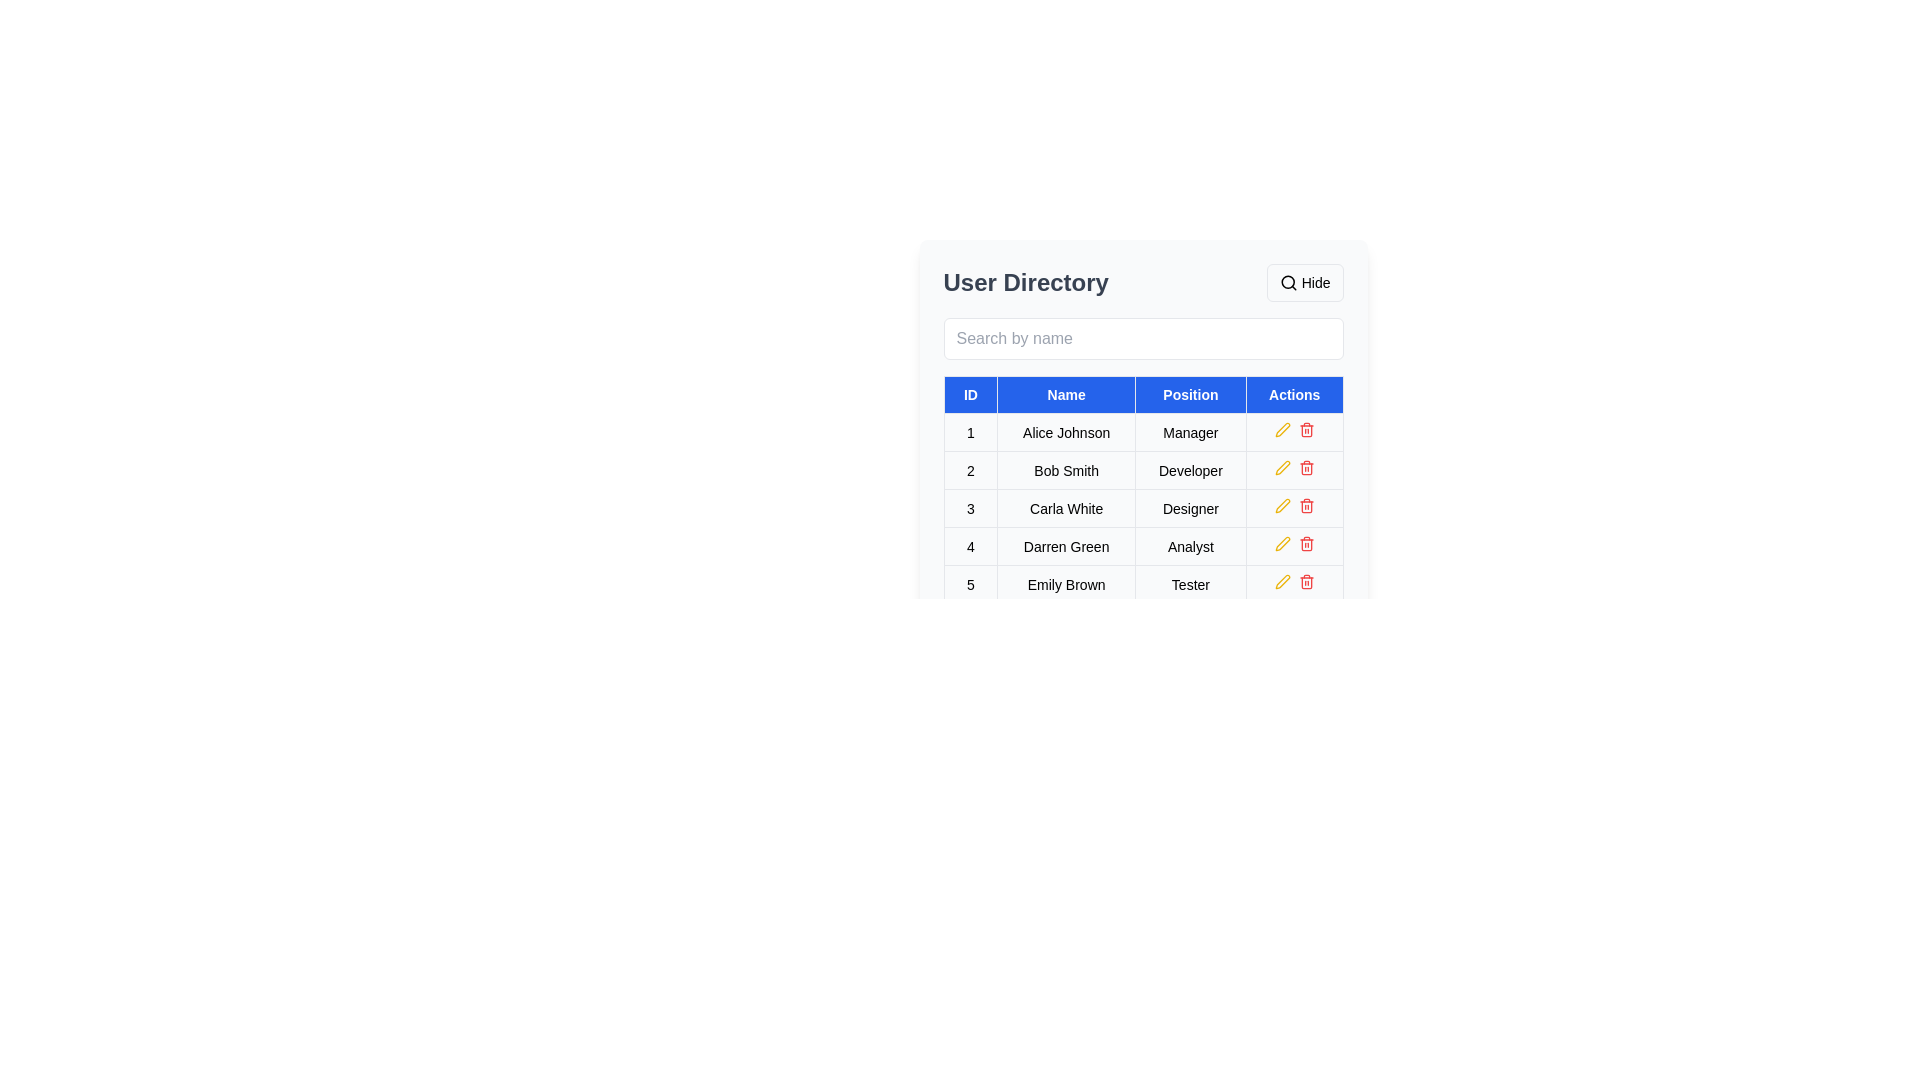 The width and height of the screenshot is (1920, 1080). Describe the element at coordinates (1065, 584) in the screenshot. I see `the text label displaying 'Emily Brown', which is located in the fifth row of the data table under the 'Name' column` at that location.